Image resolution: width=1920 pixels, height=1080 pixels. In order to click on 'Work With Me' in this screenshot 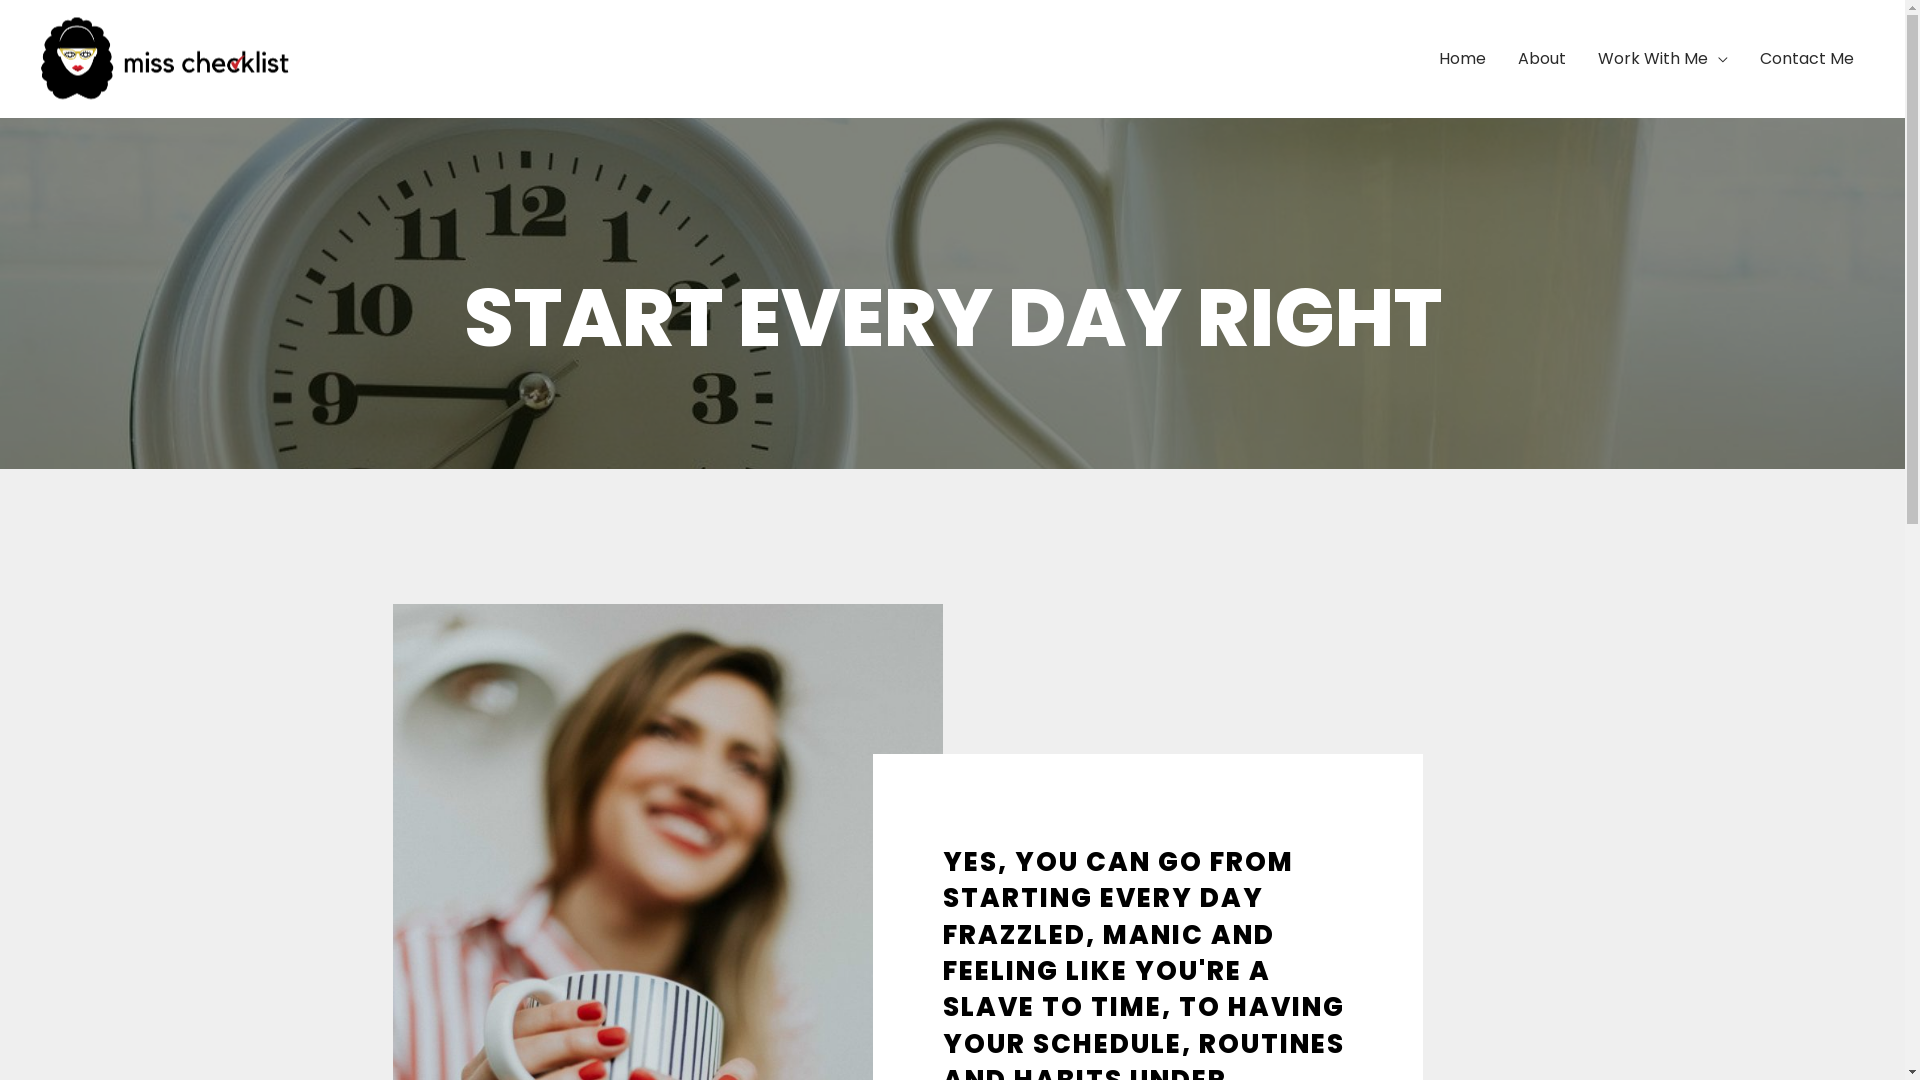, I will do `click(1662, 57)`.